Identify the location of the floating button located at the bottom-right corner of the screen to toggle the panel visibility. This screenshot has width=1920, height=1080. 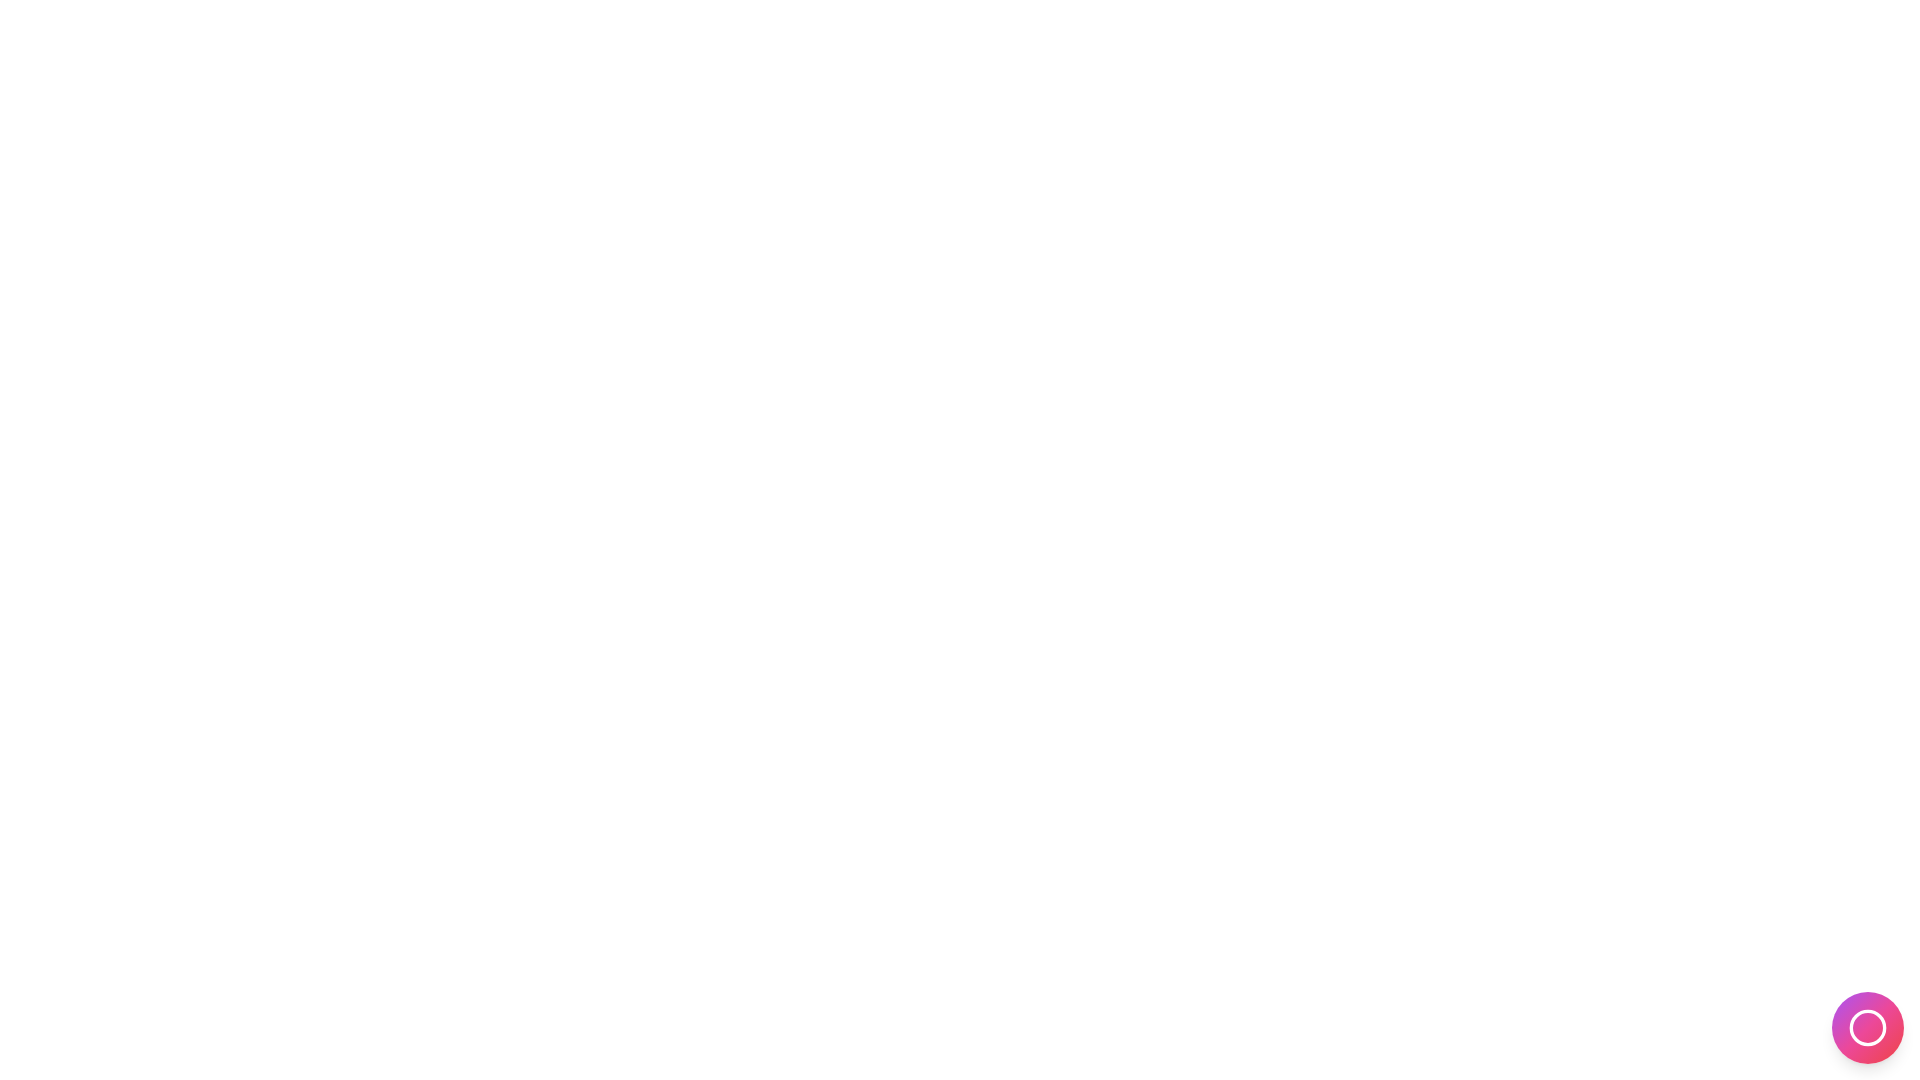
(1866, 1028).